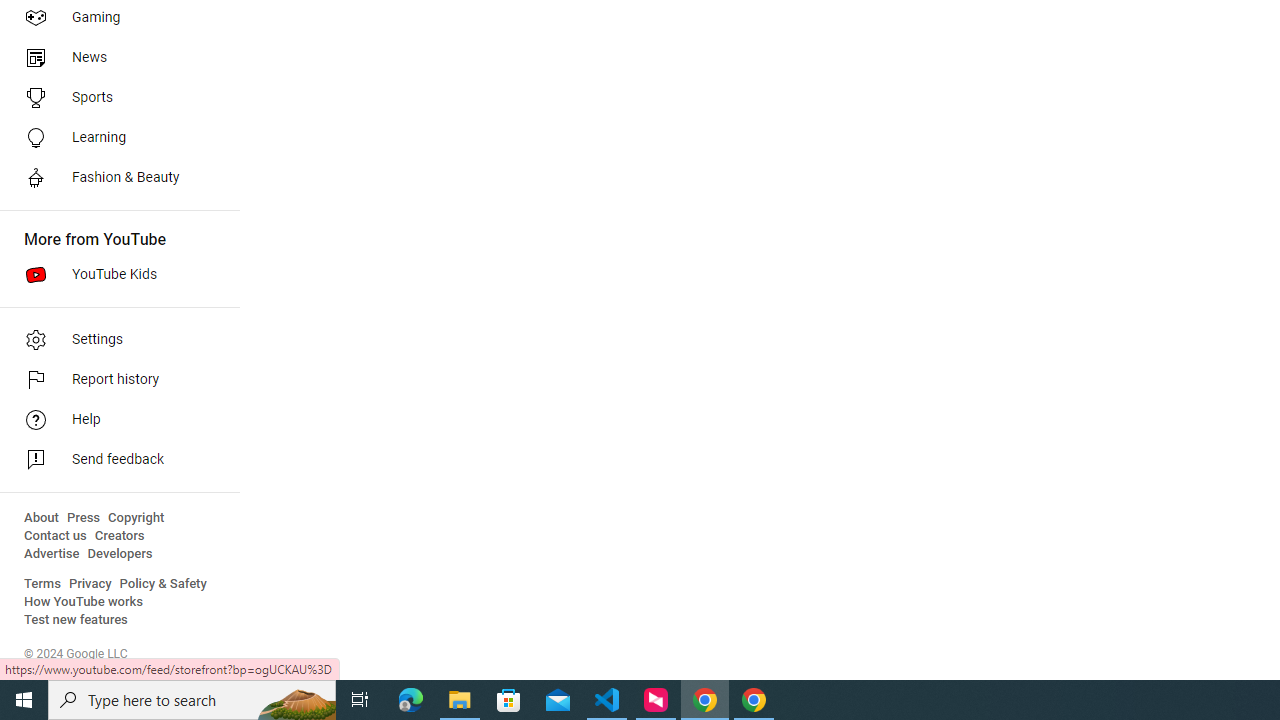  I want to click on 'News', so click(112, 56).